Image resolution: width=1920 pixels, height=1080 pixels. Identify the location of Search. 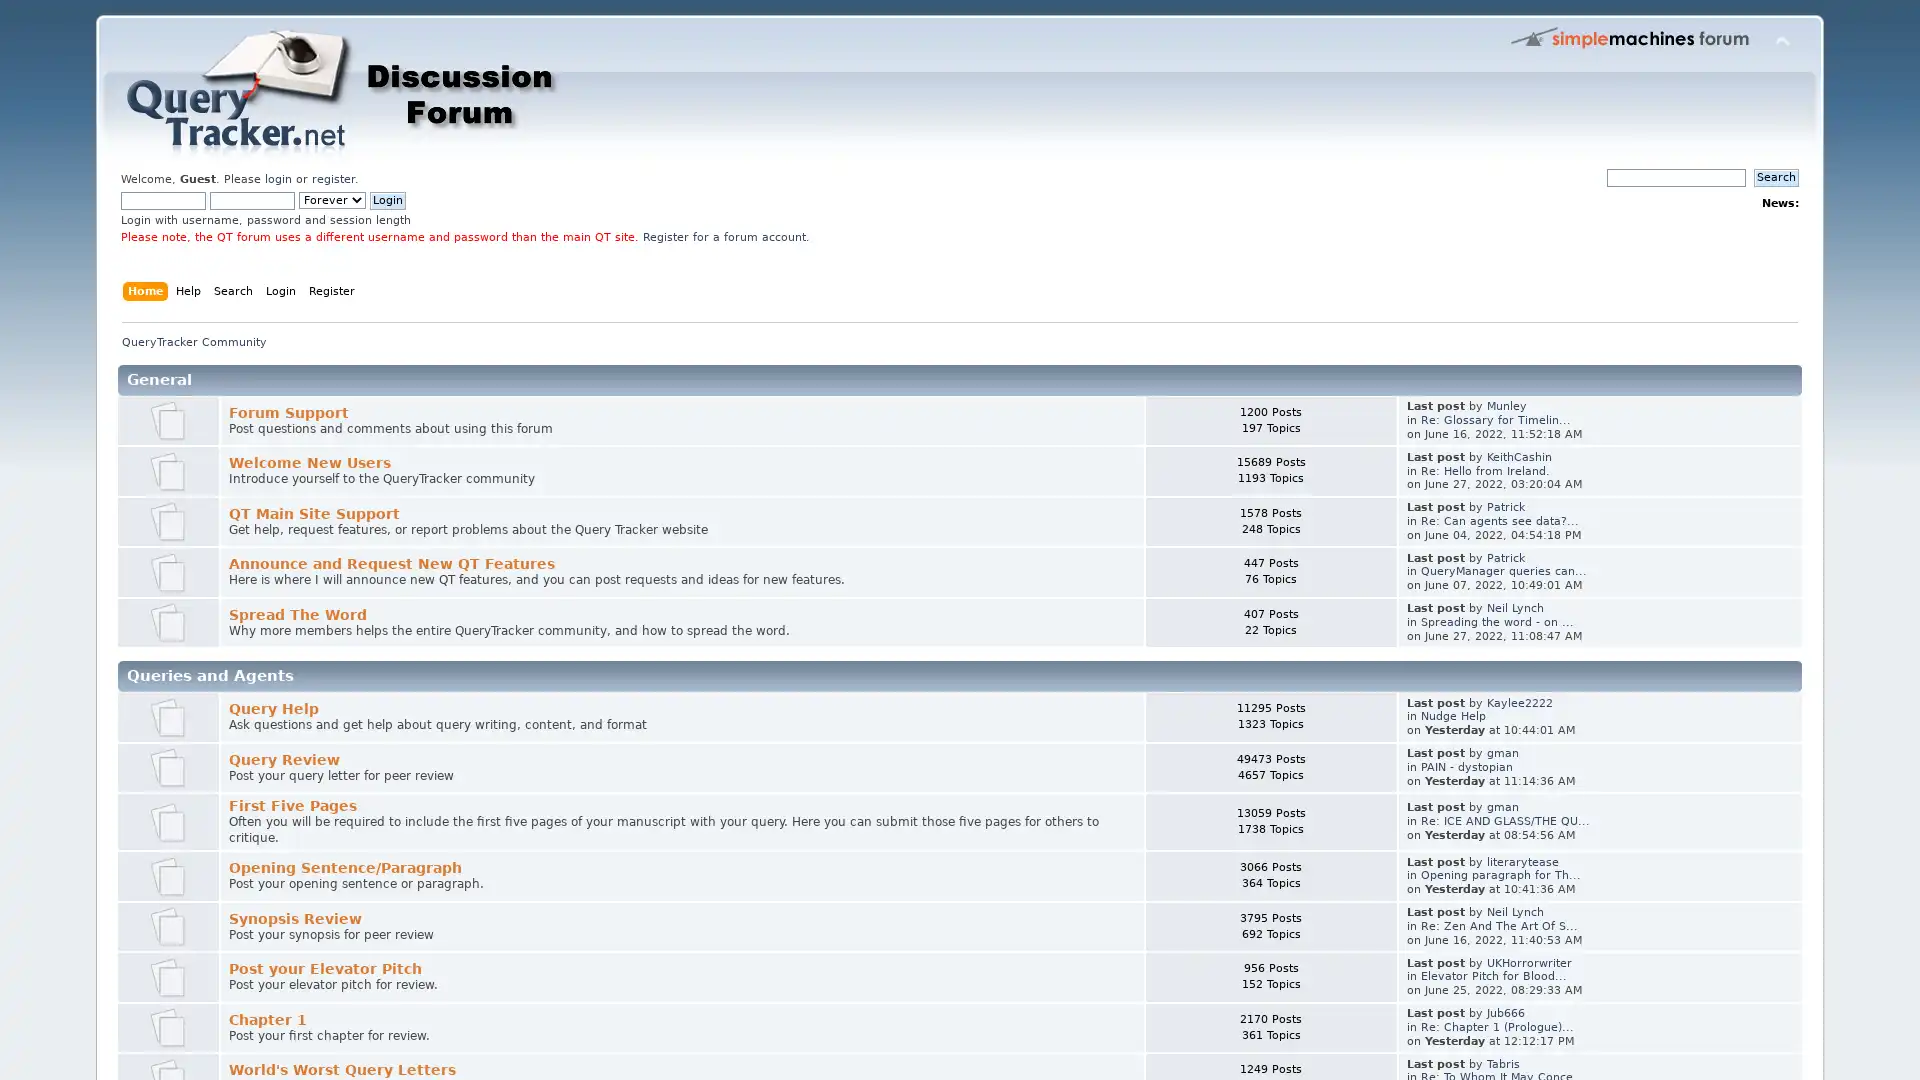
(1776, 176).